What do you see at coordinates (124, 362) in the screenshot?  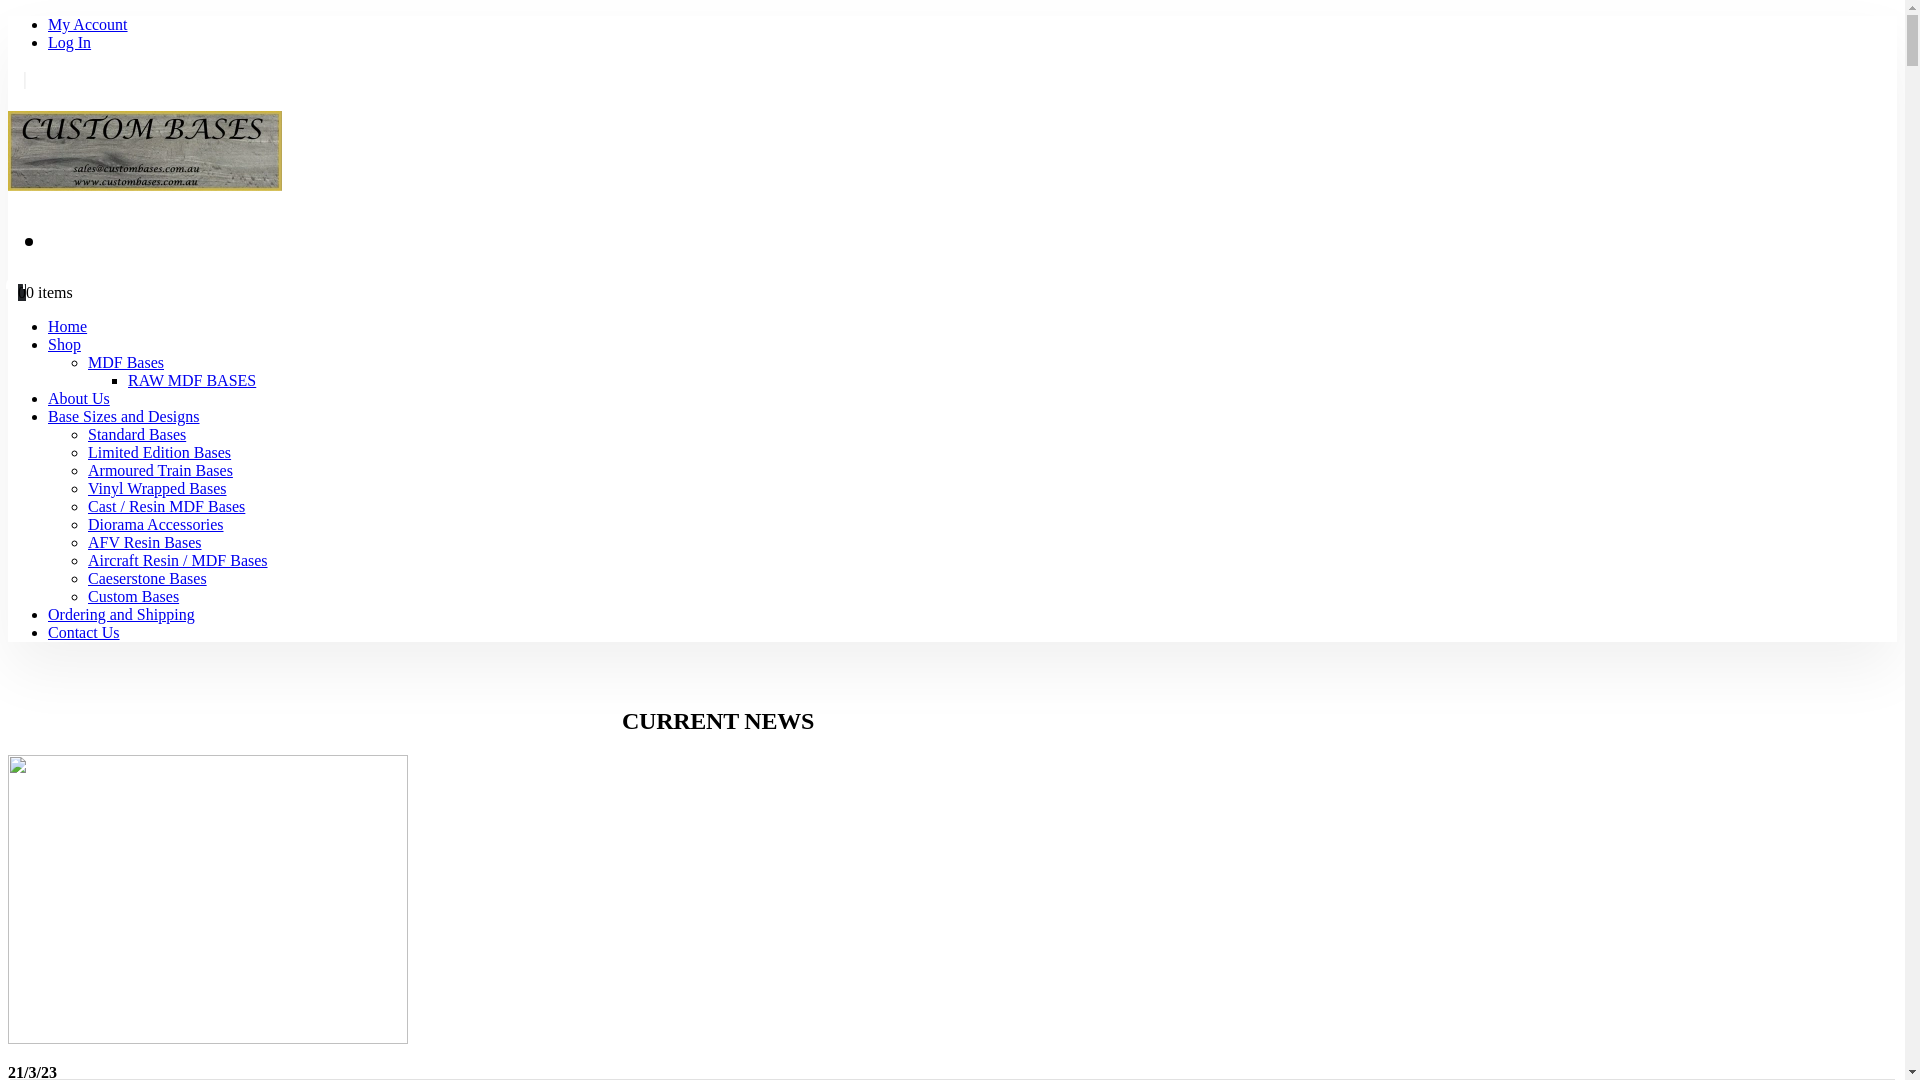 I see `'MDF Bases'` at bounding box center [124, 362].